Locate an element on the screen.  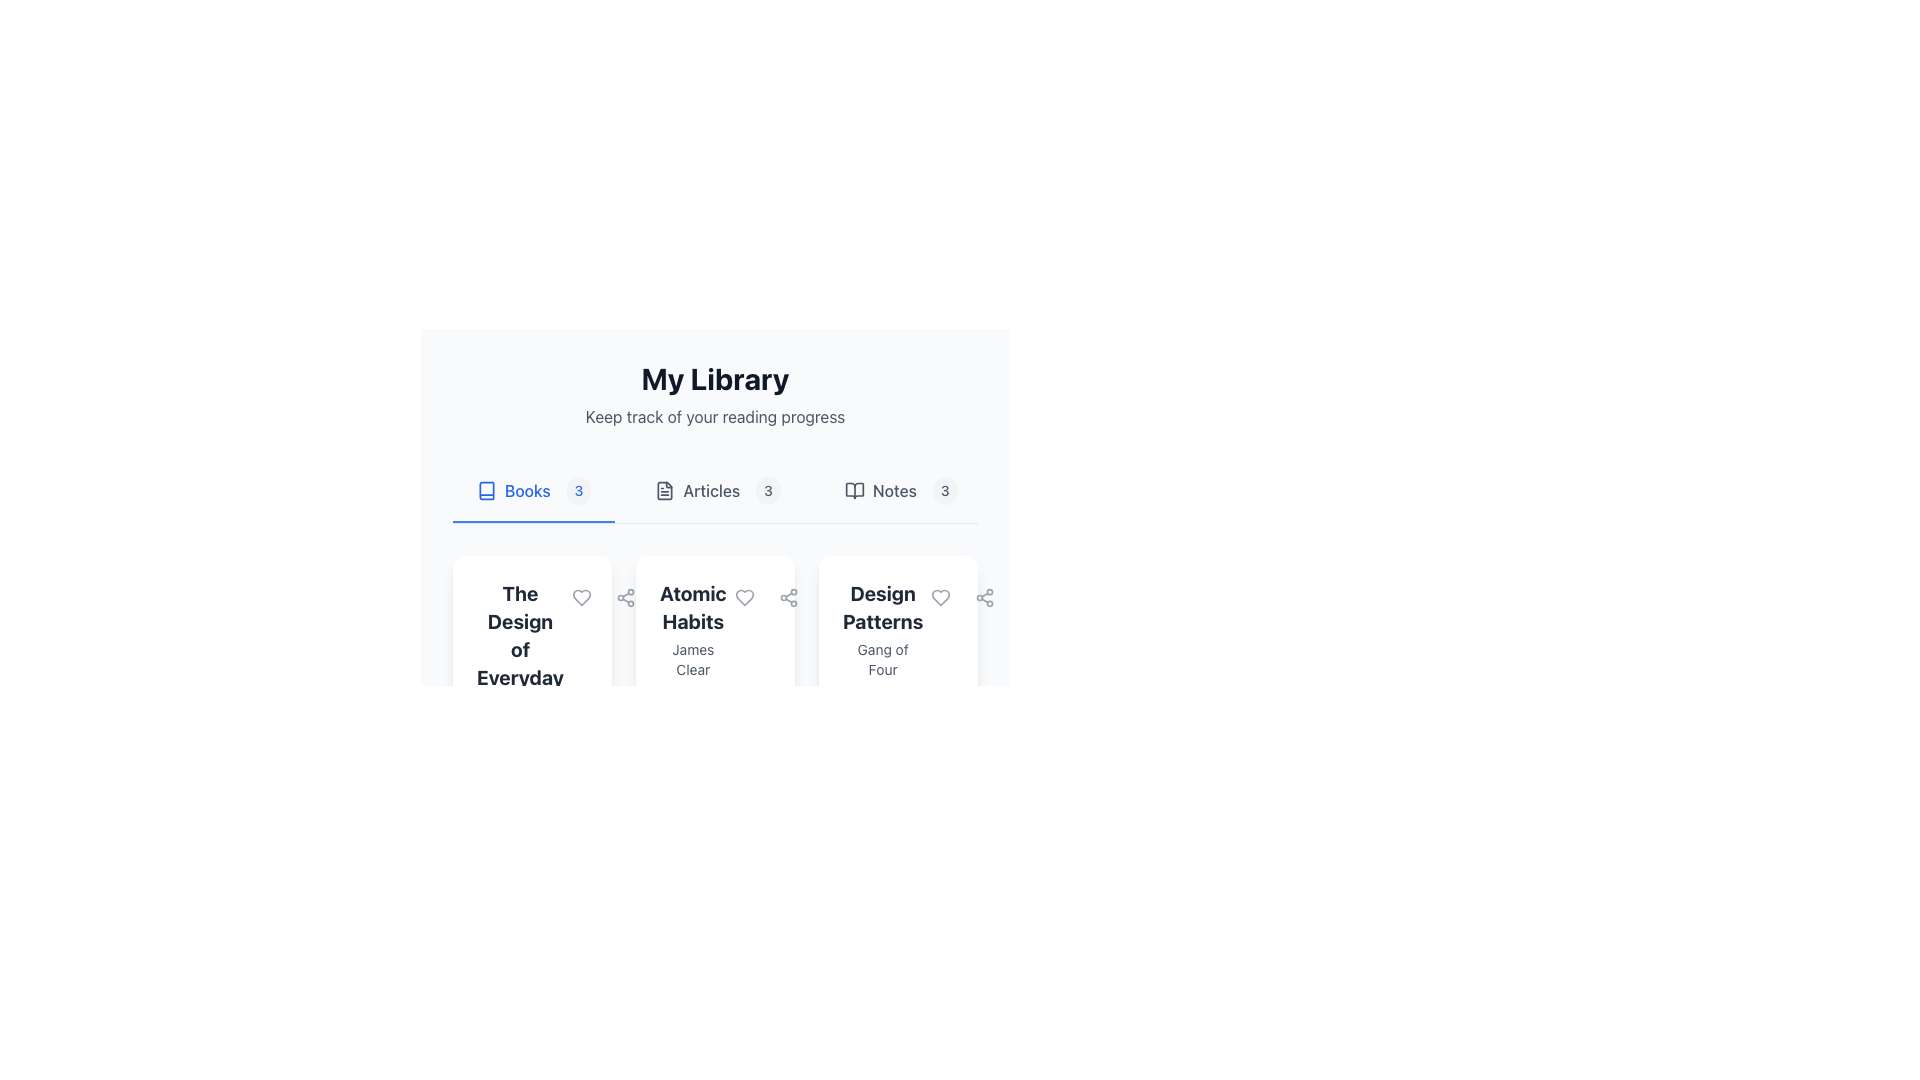
the 'Articles' icon located in the navigation bar is located at coordinates (665, 490).